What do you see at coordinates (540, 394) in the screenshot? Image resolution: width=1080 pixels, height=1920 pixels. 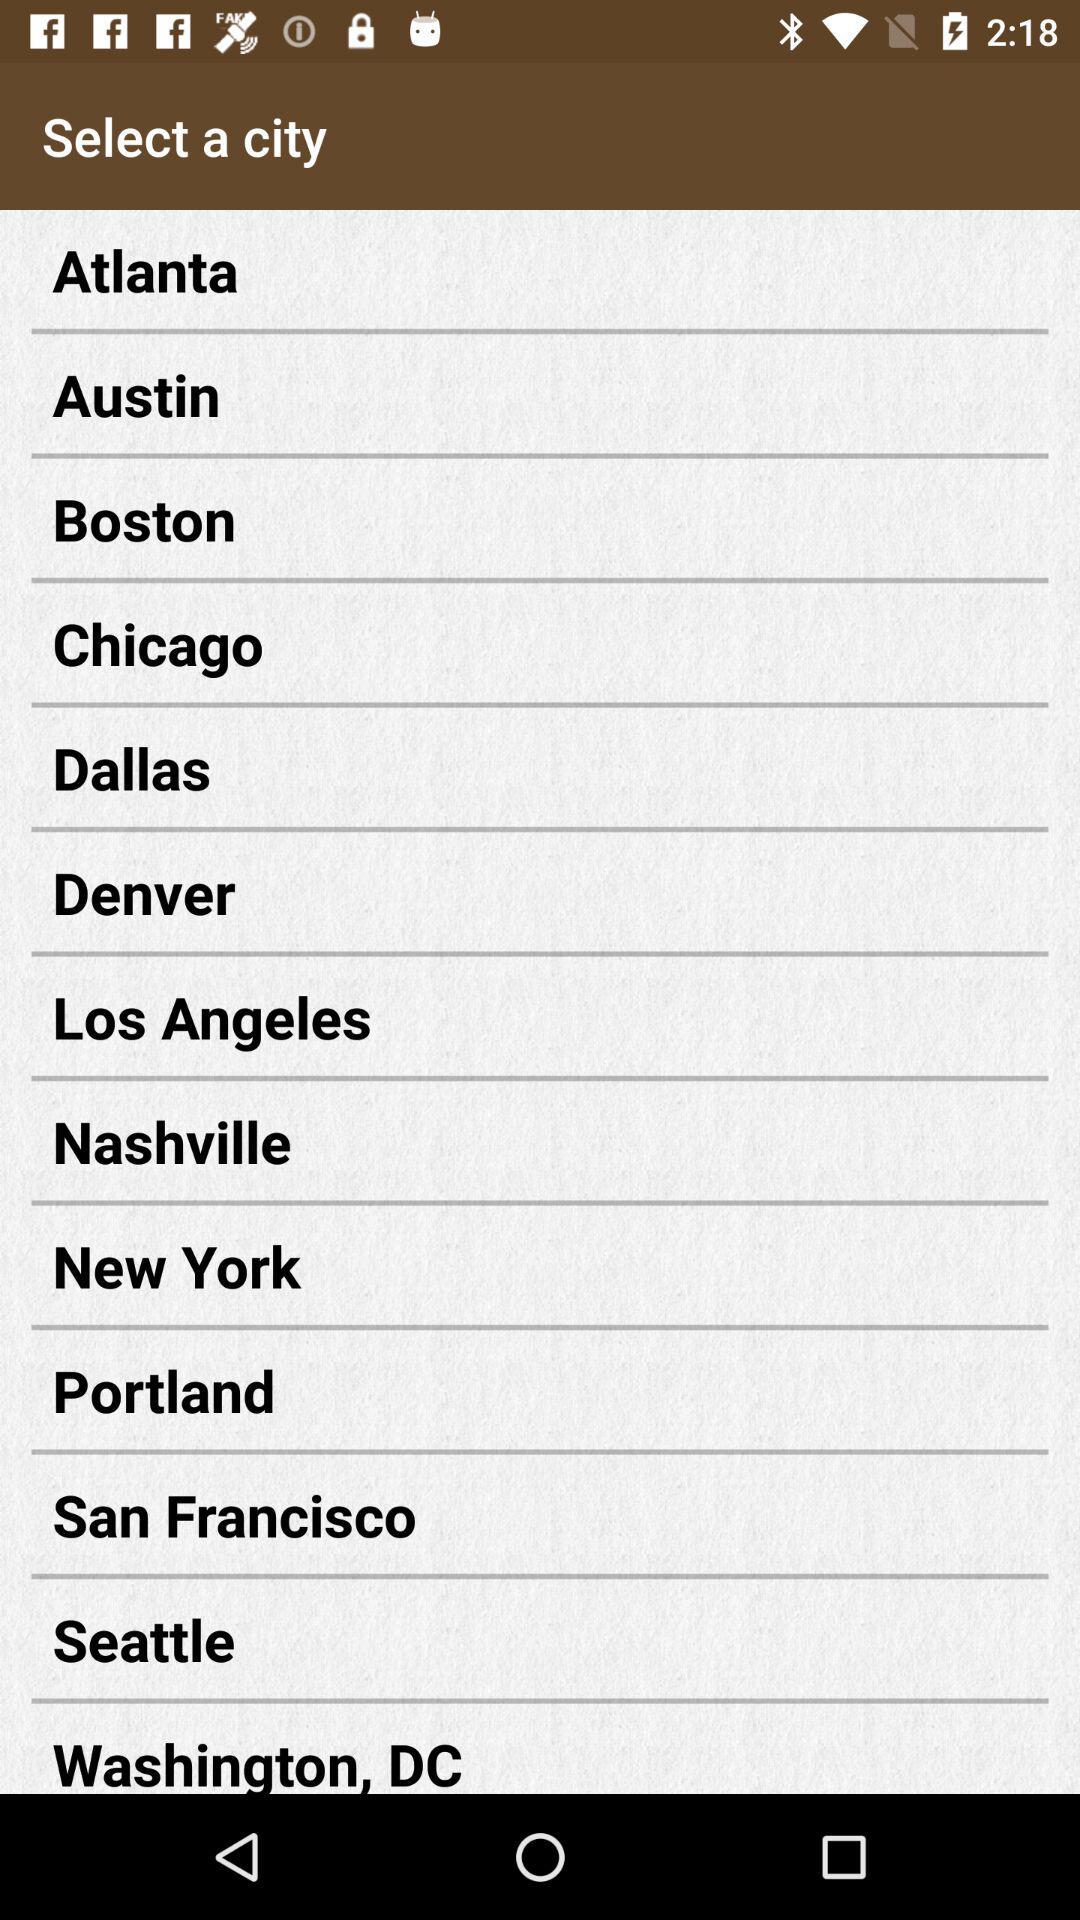 I see `austin icon` at bounding box center [540, 394].